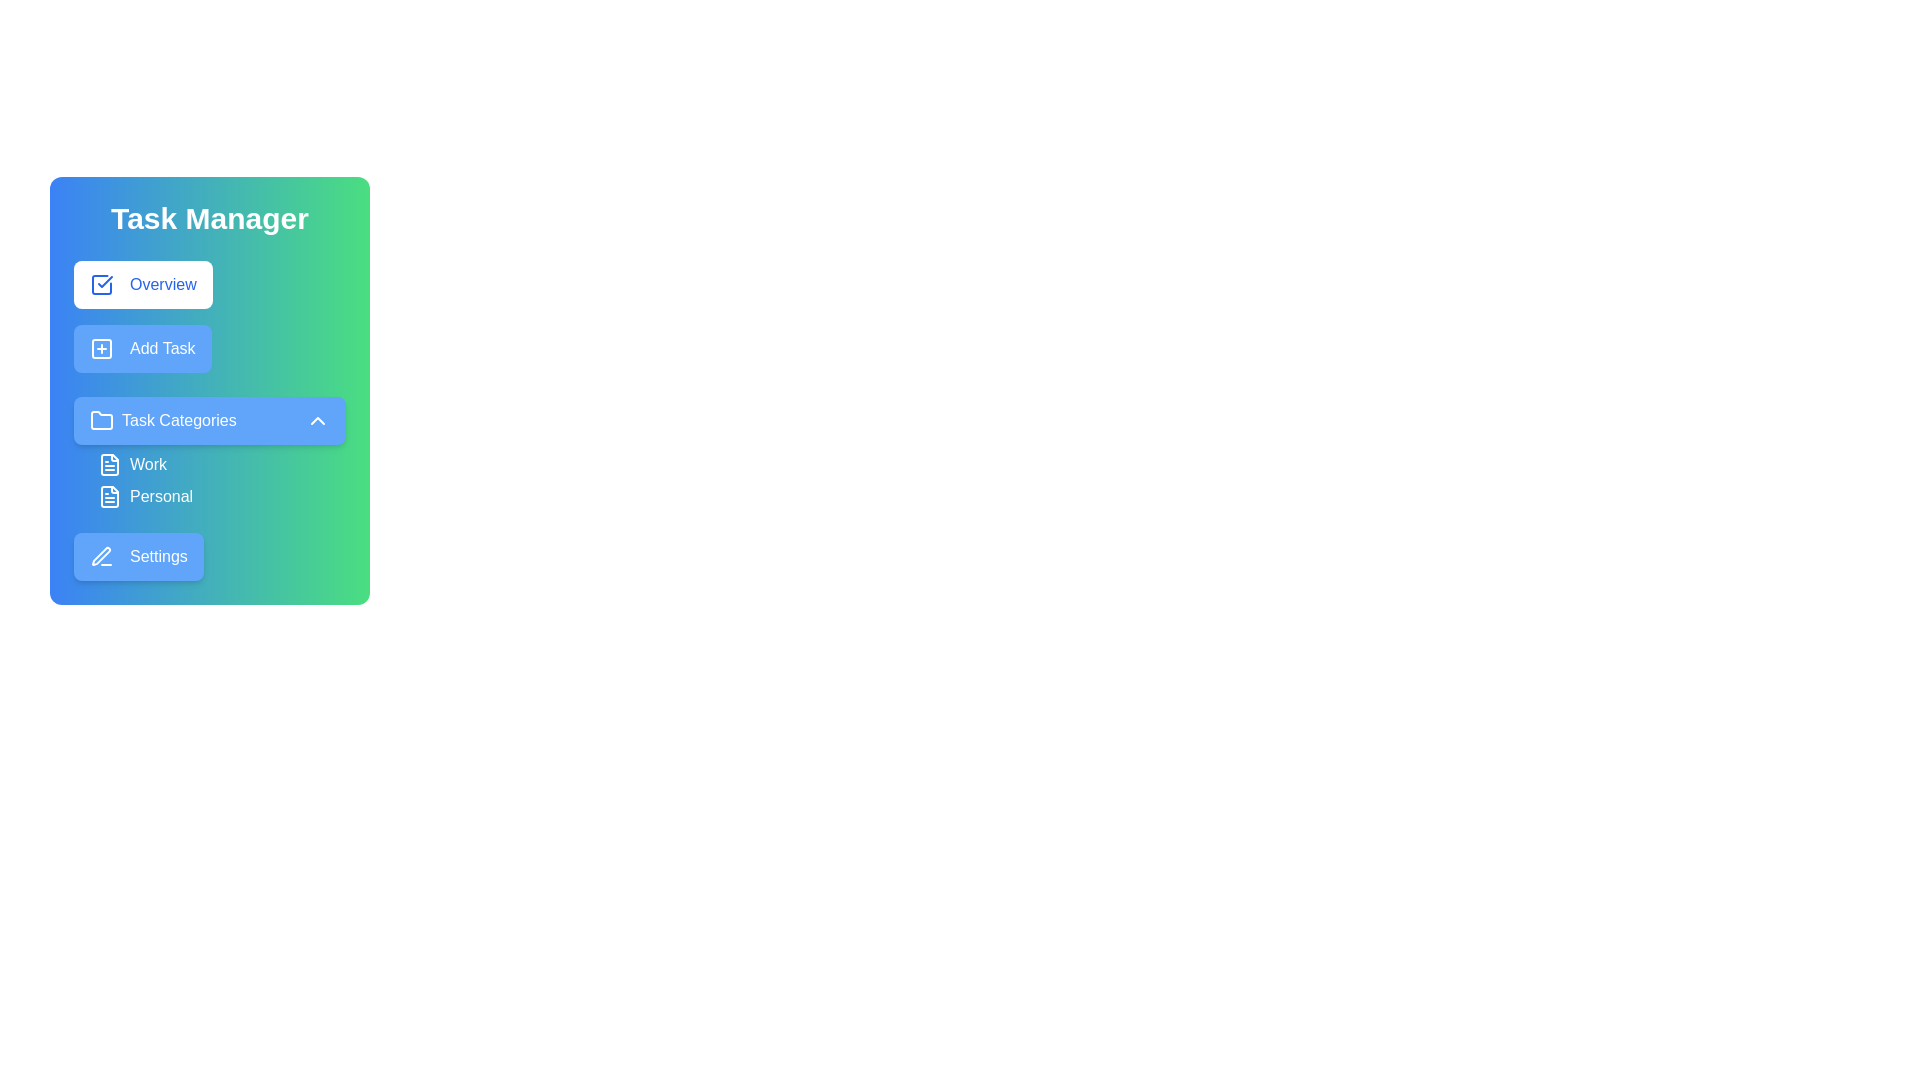 This screenshot has height=1080, width=1920. Describe the element at coordinates (141, 347) in the screenshot. I see `the 'Add Task' button, which has a blue background, rounded corners, and white text, located below the 'Overview' button in the side navigation panel` at that location.